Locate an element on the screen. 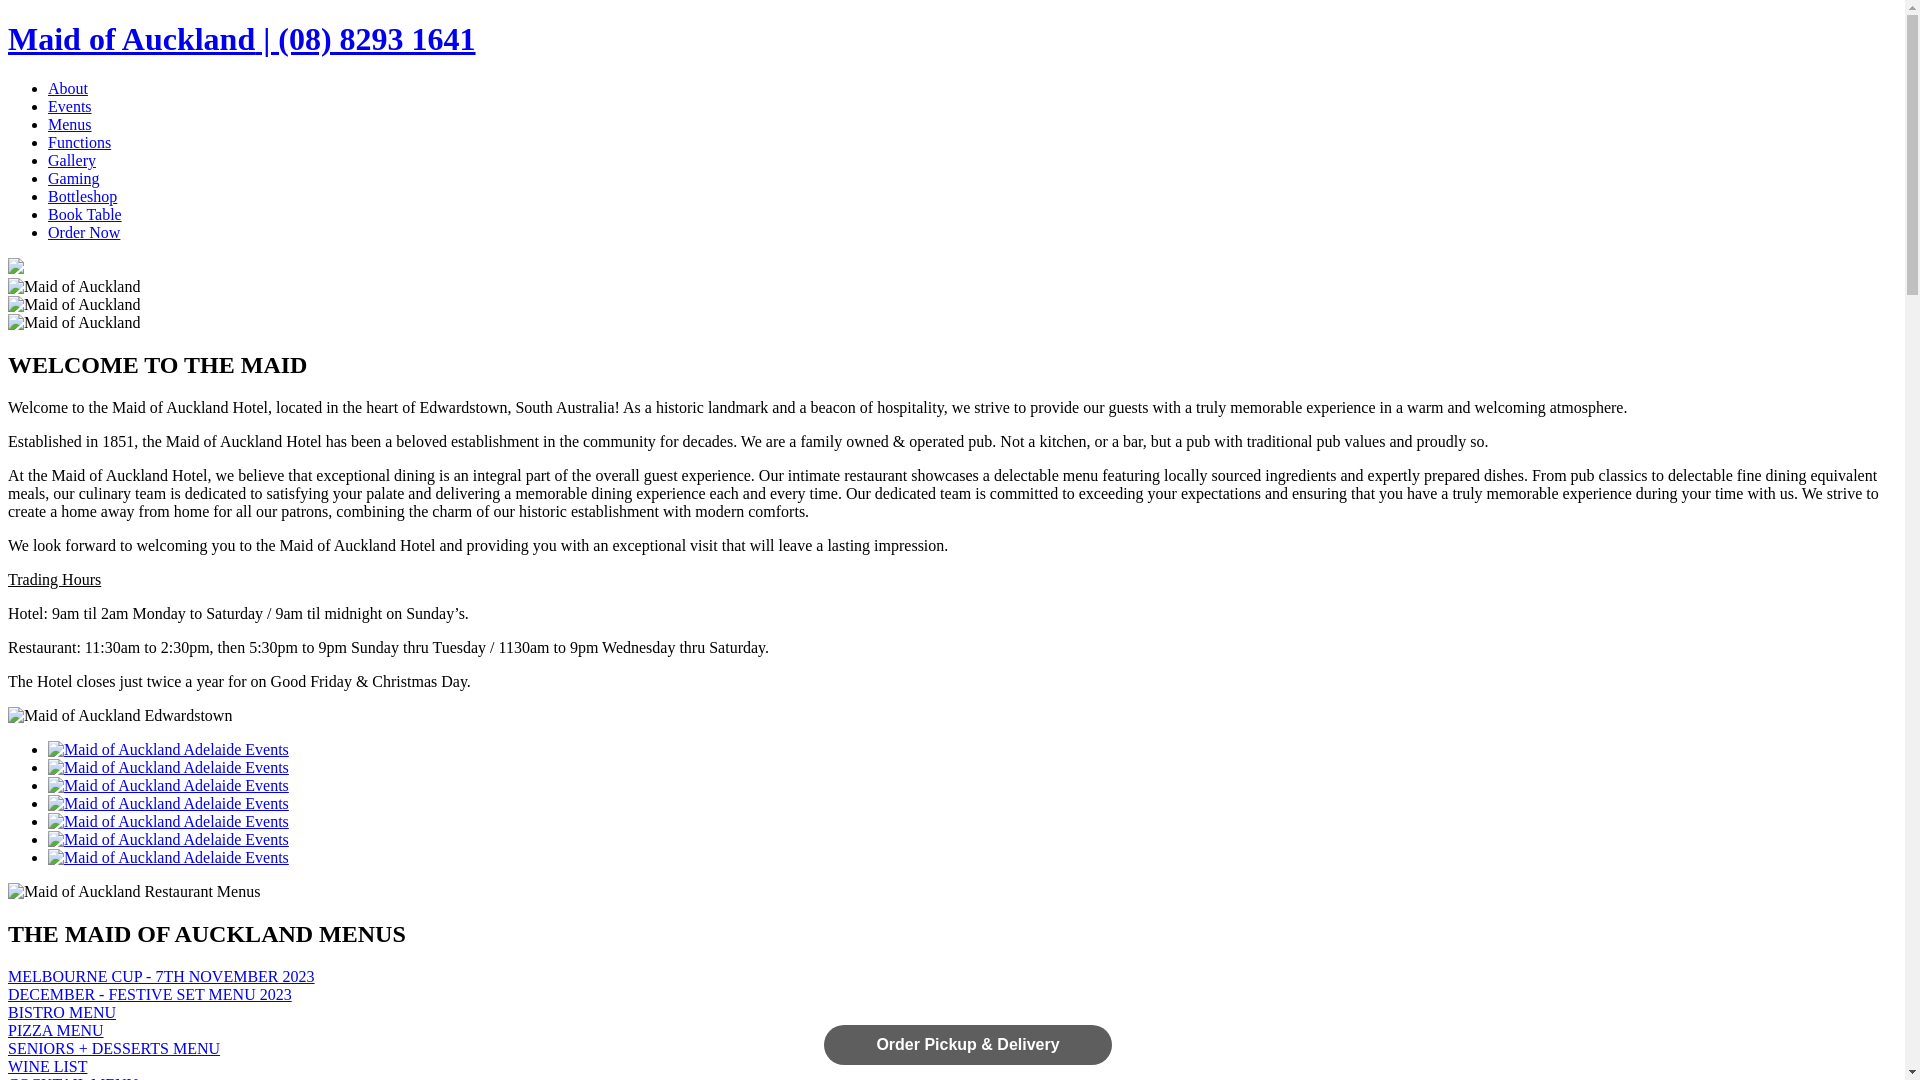 This screenshot has height=1080, width=1920. 'SENIORS + DESSERTS MENU' is located at coordinates (951, 1048).